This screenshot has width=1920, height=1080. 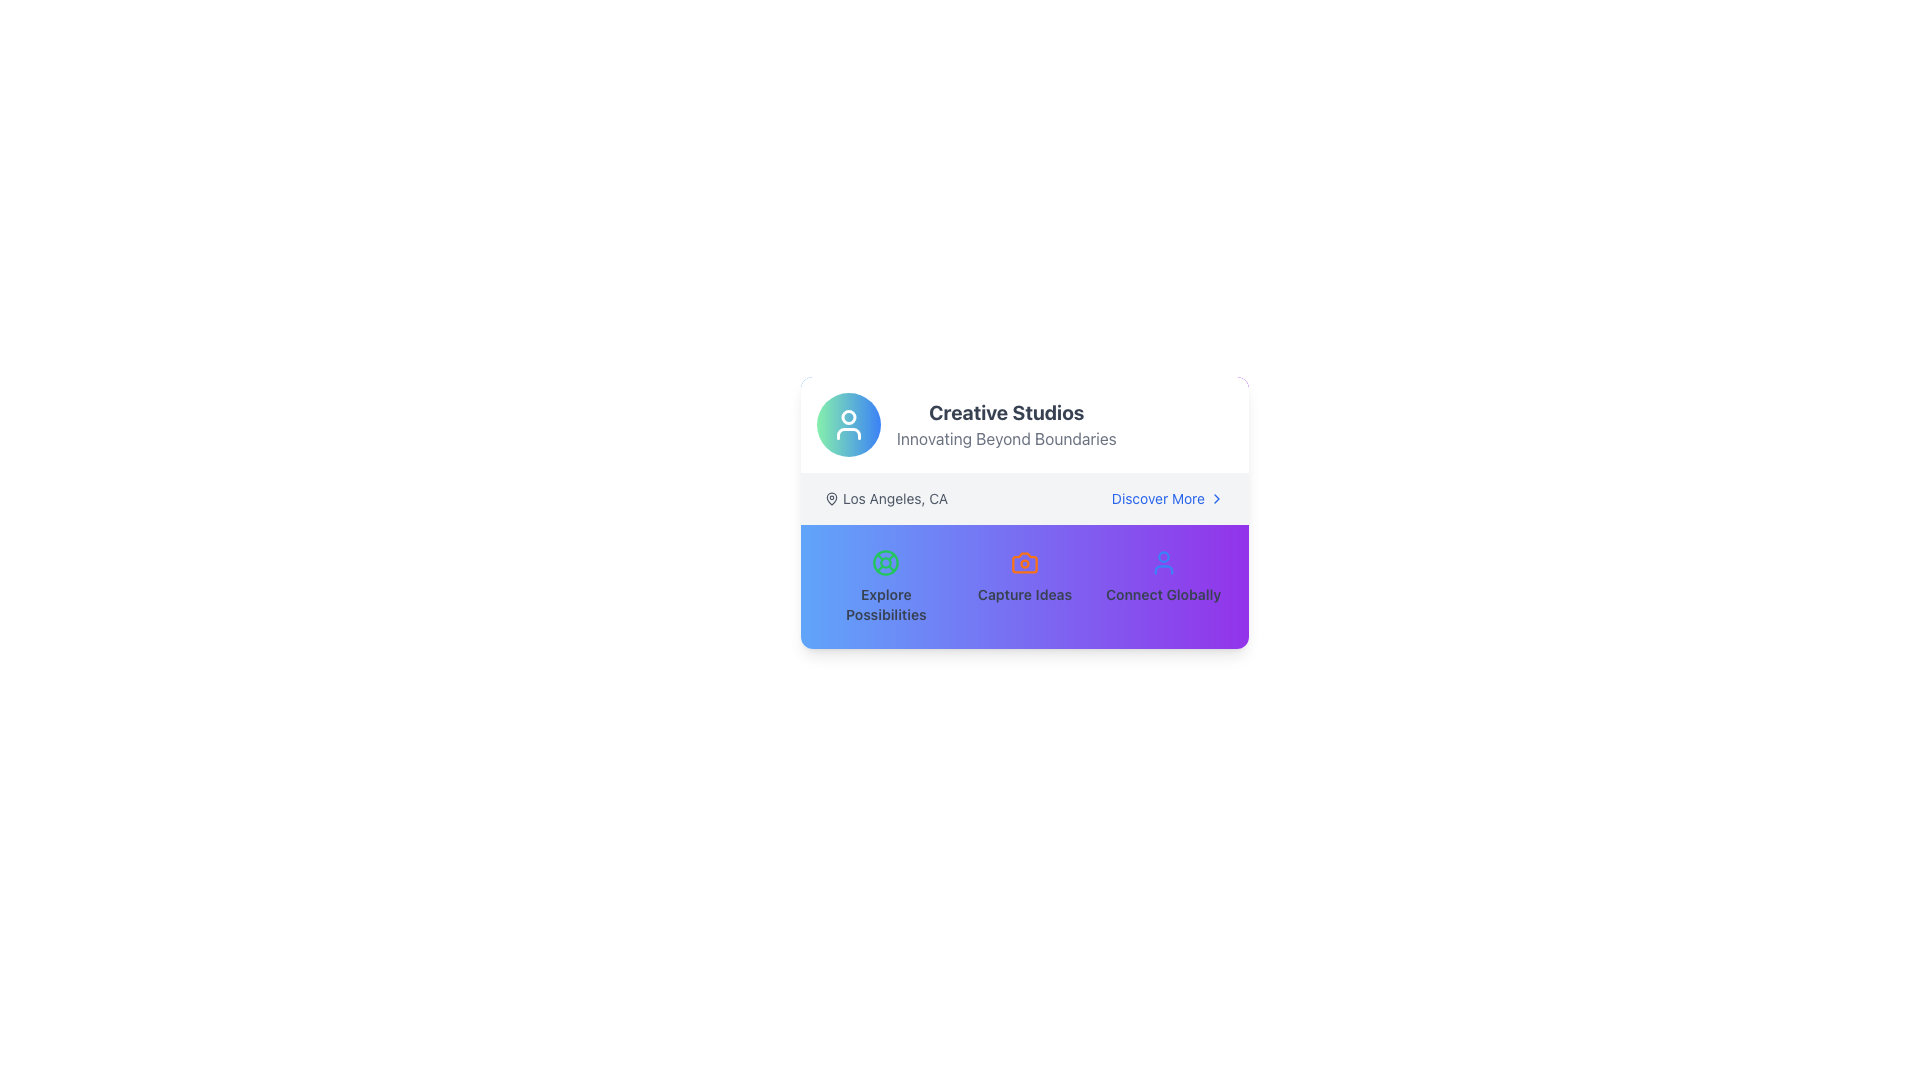 What do you see at coordinates (849, 423) in the screenshot?
I see `the user silhouette SVG icon located at the top left of the card design, near the text 'Creative Studios'` at bounding box center [849, 423].